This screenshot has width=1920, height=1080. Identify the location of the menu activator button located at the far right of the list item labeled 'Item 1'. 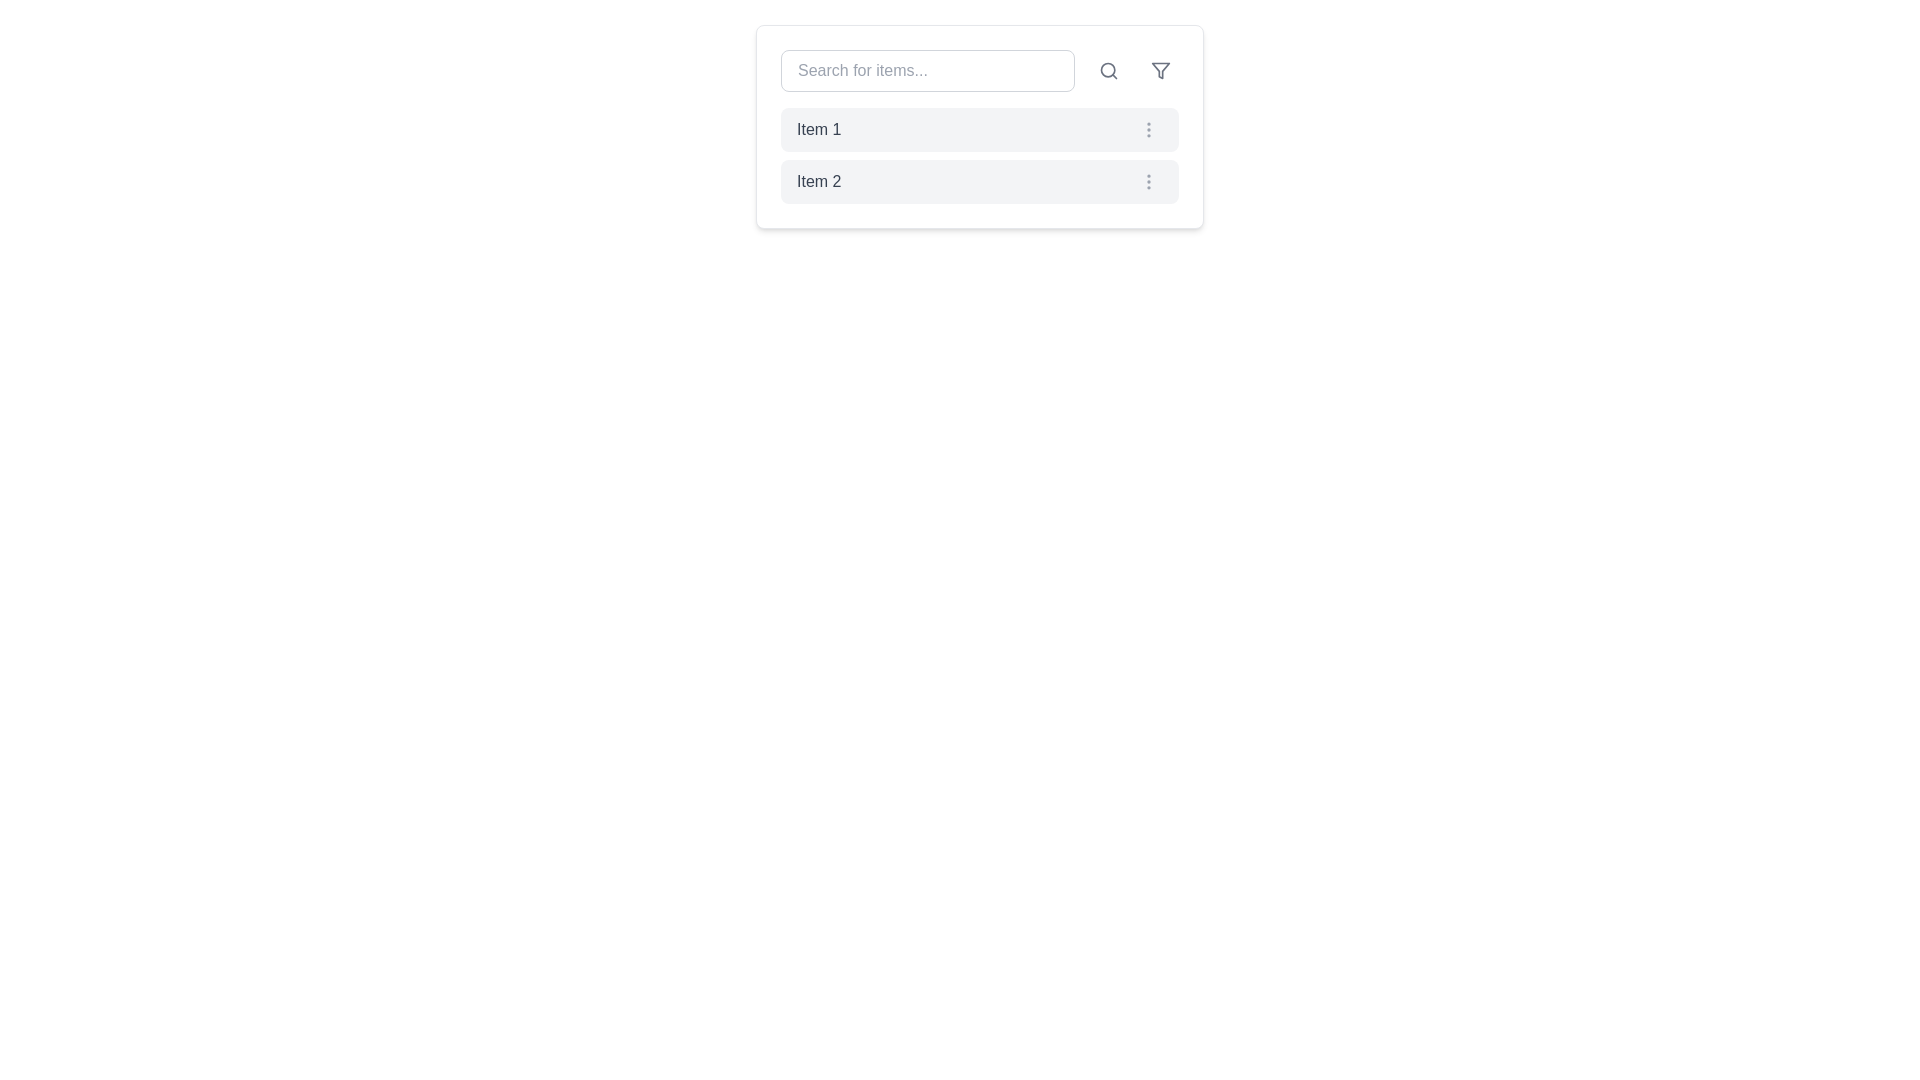
(1148, 130).